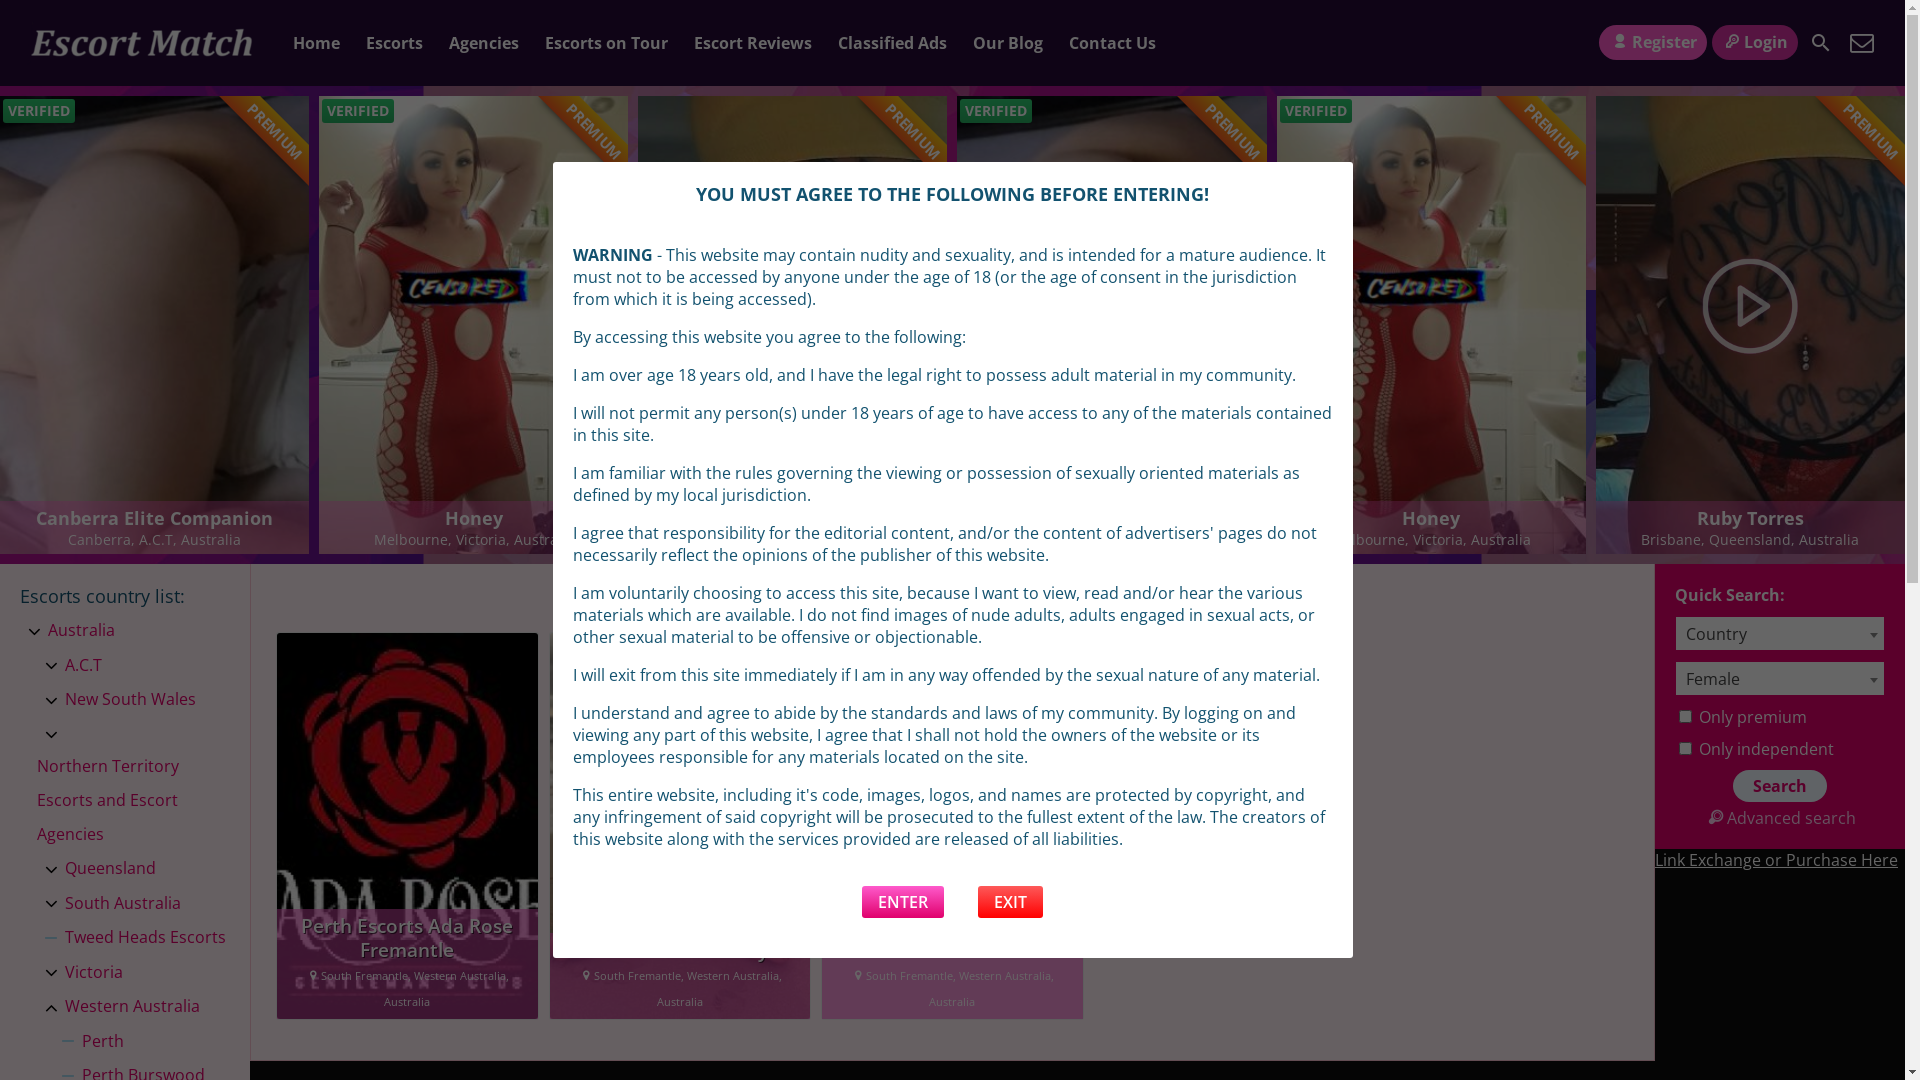 The image size is (1920, 1080). What do you see at coordinates (891, 43) in the screenshot?
I see `'Classified Ads'` at bounding box center [891, 43].